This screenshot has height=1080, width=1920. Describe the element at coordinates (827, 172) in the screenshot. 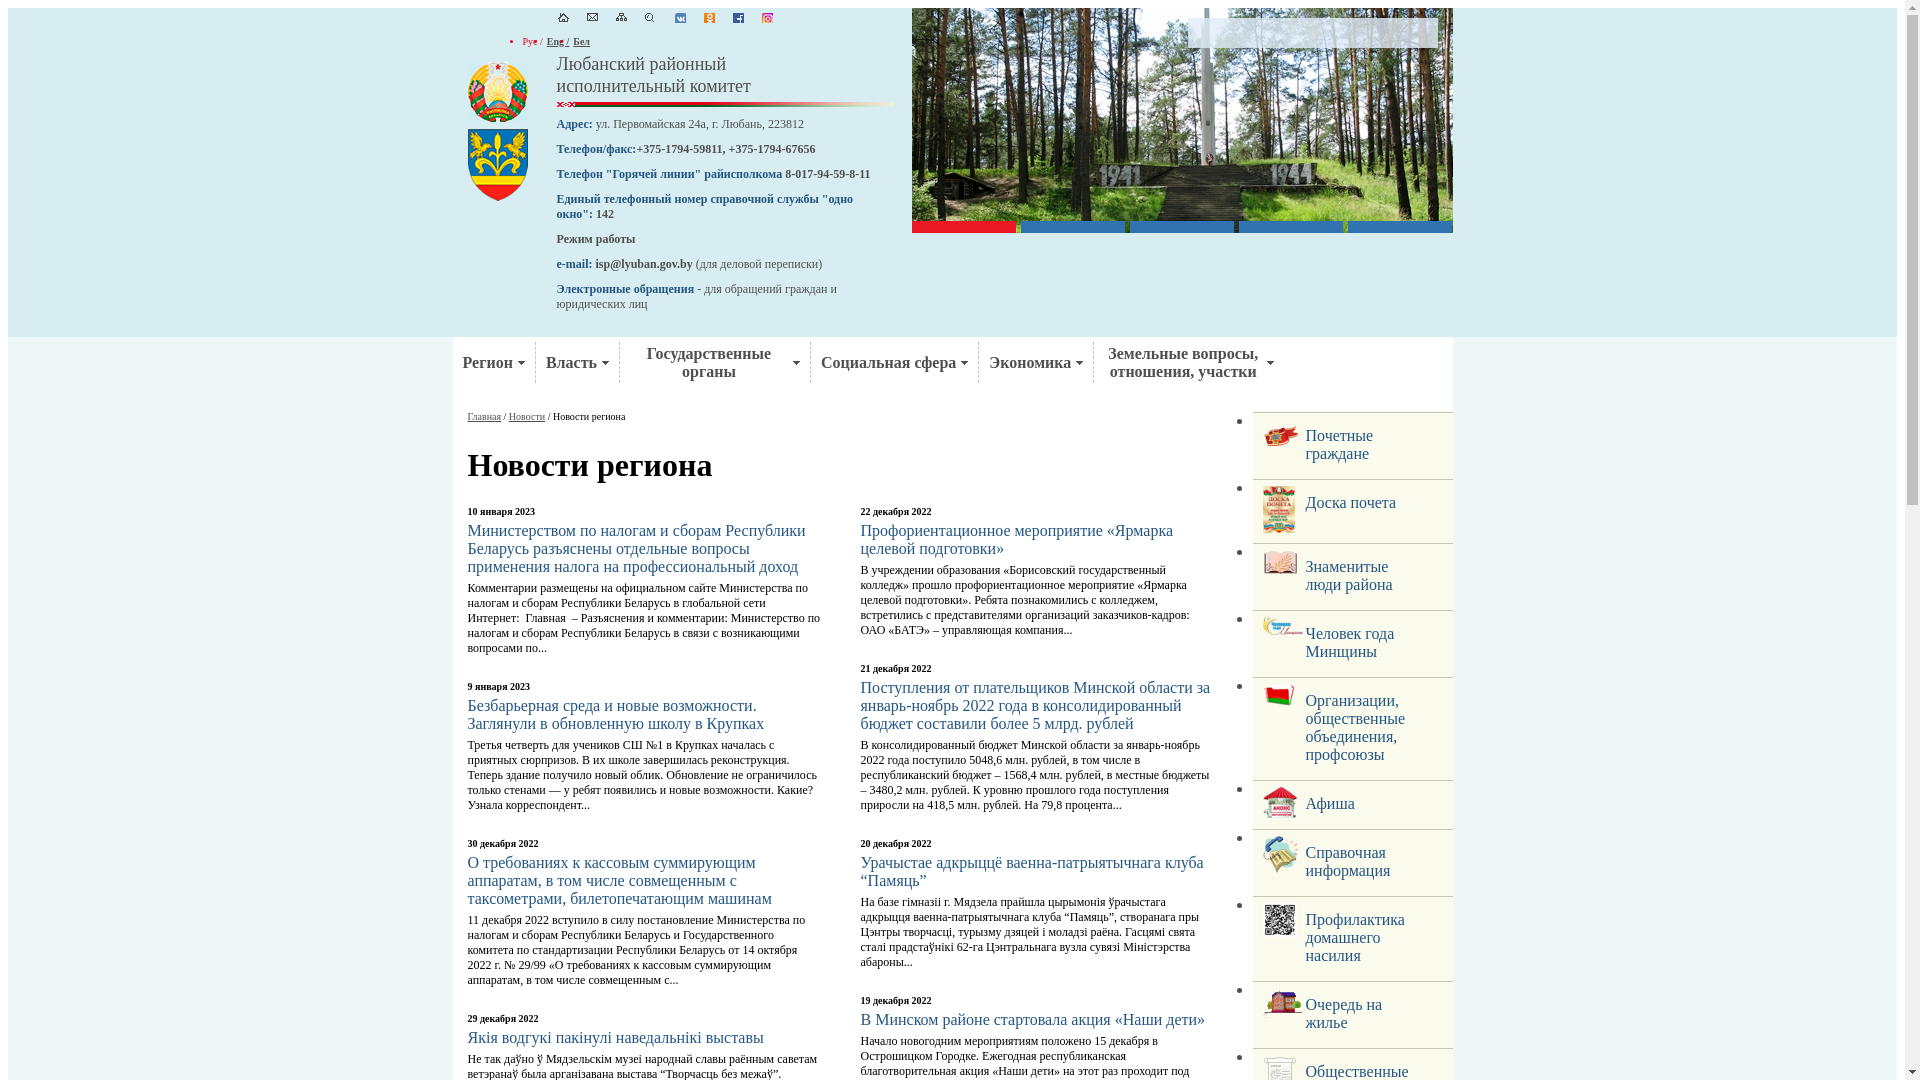

I see `'8-017-94-59-8-11'` at that location.